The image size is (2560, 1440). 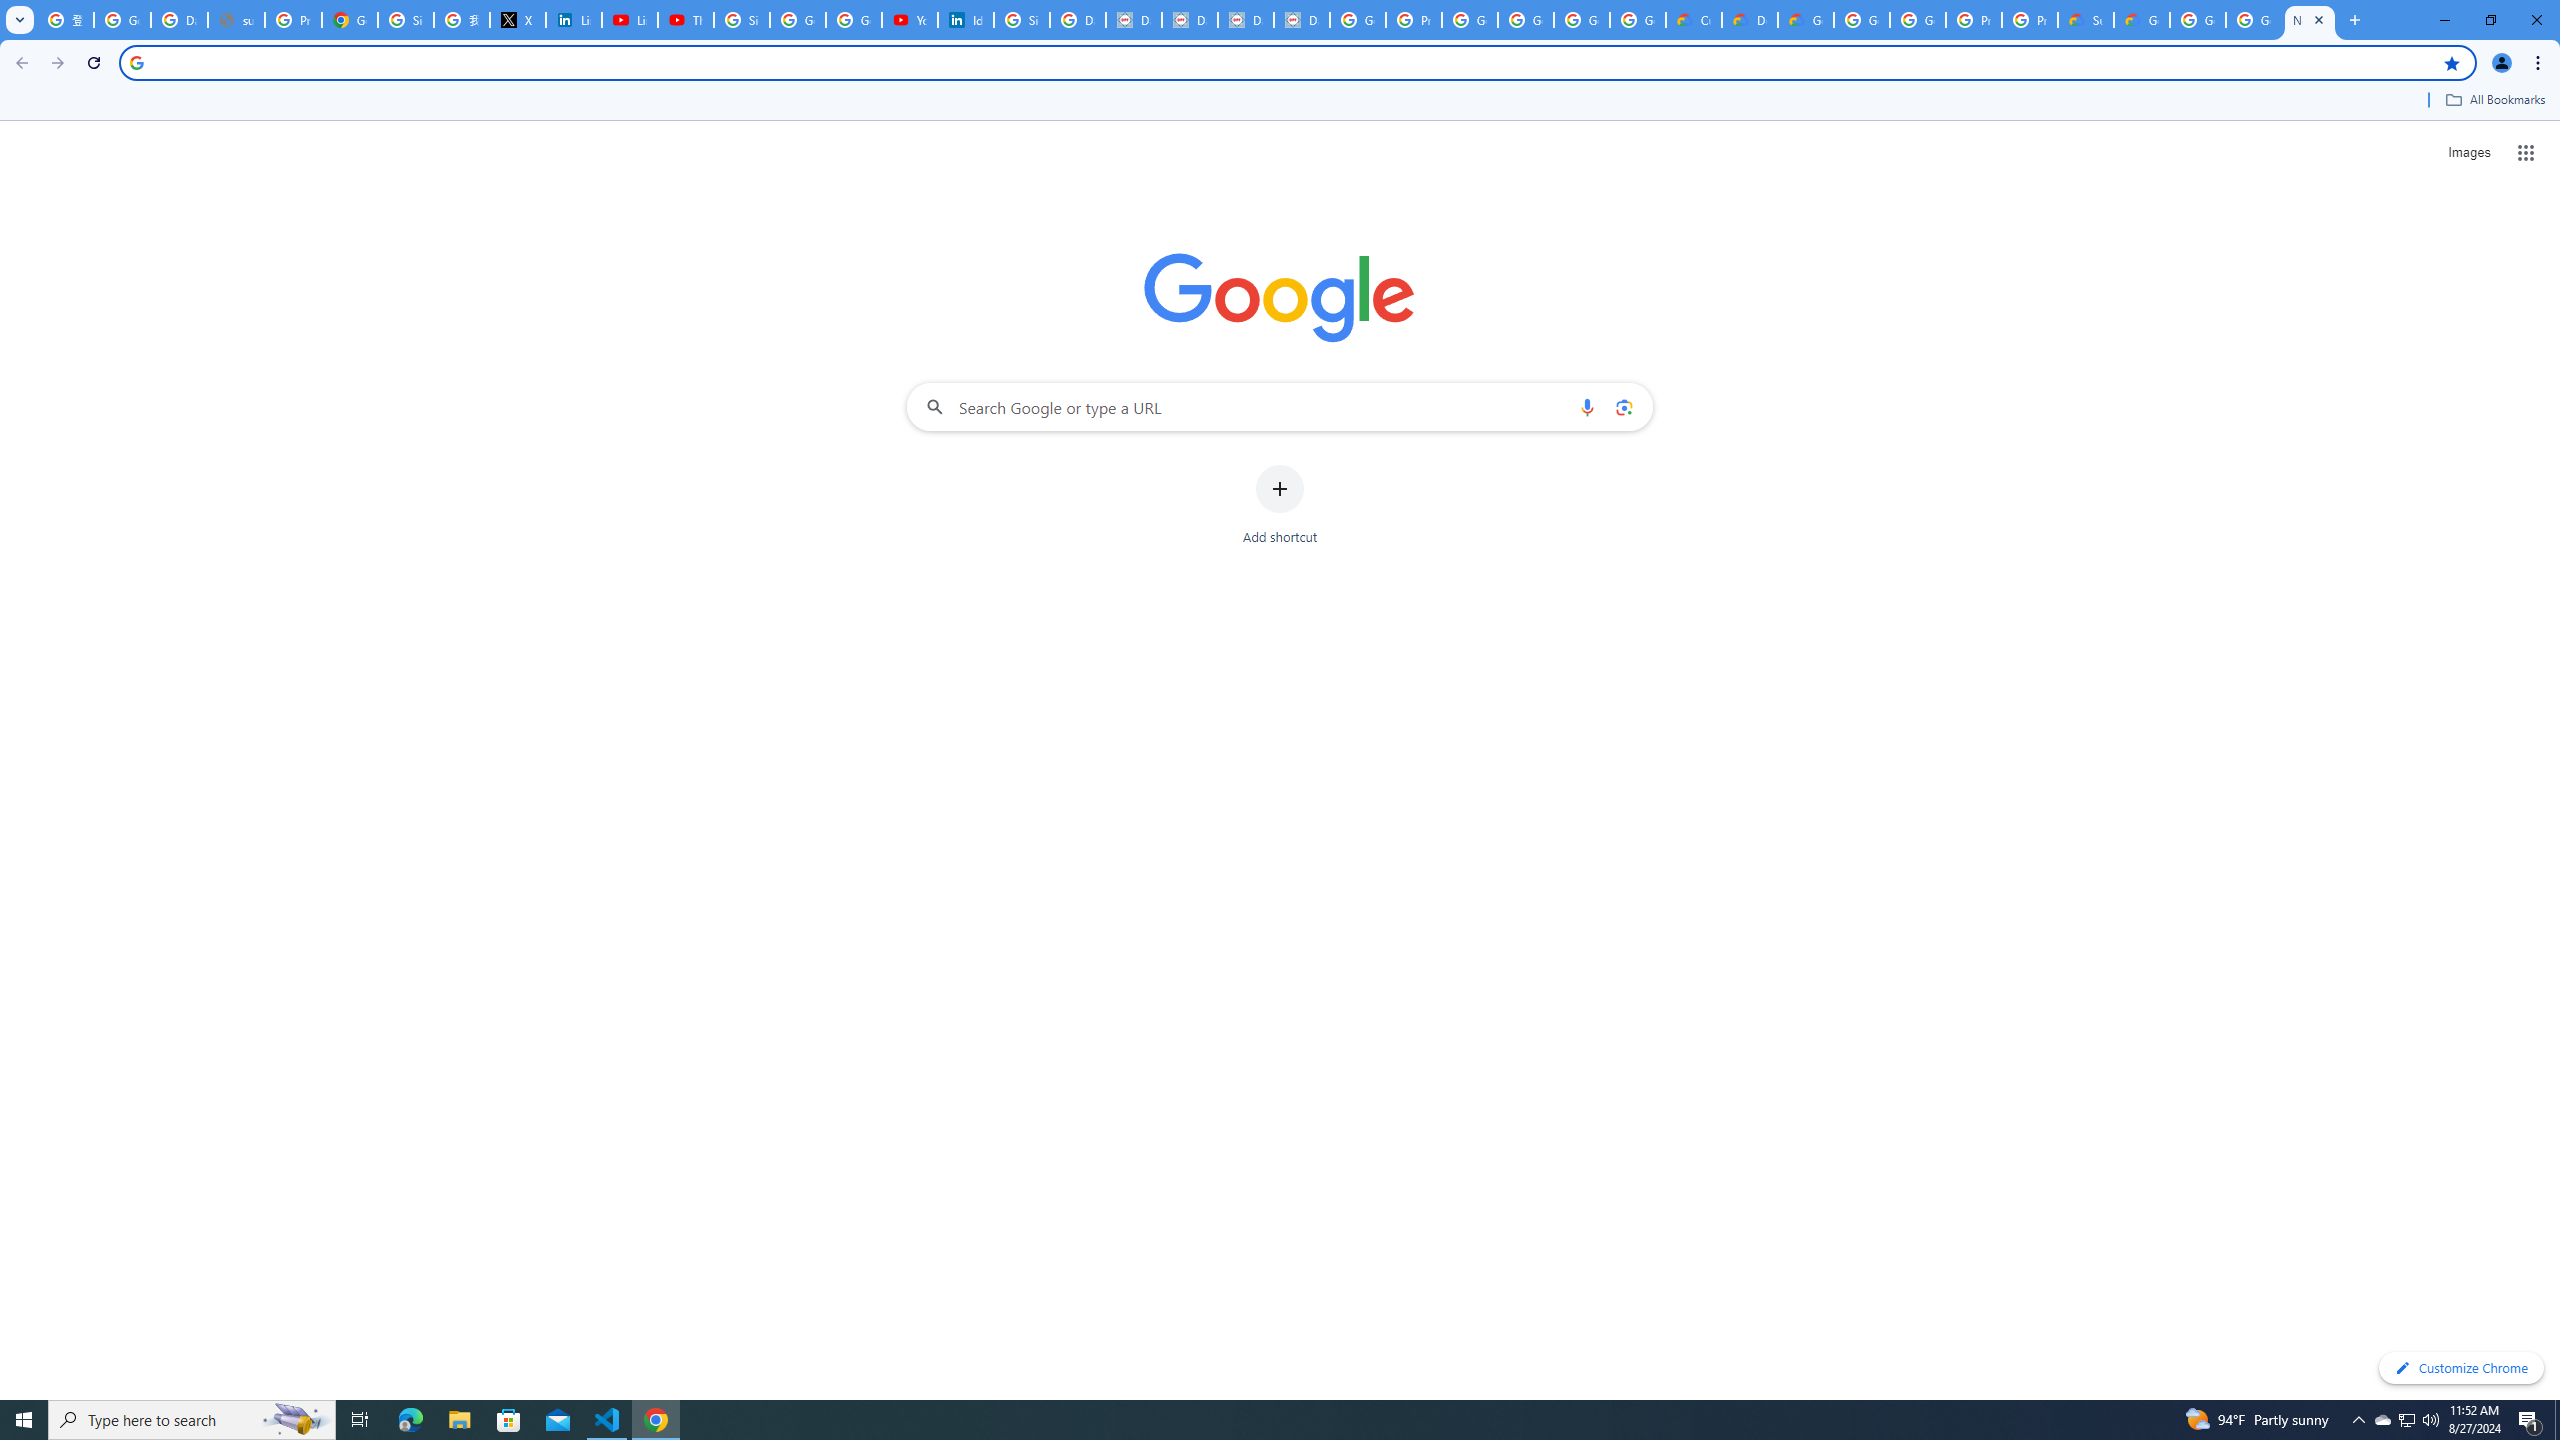 What do you see at coordinates (517, 19) in the screenshot?
I see `'X'` at bounding box center [517, 19].